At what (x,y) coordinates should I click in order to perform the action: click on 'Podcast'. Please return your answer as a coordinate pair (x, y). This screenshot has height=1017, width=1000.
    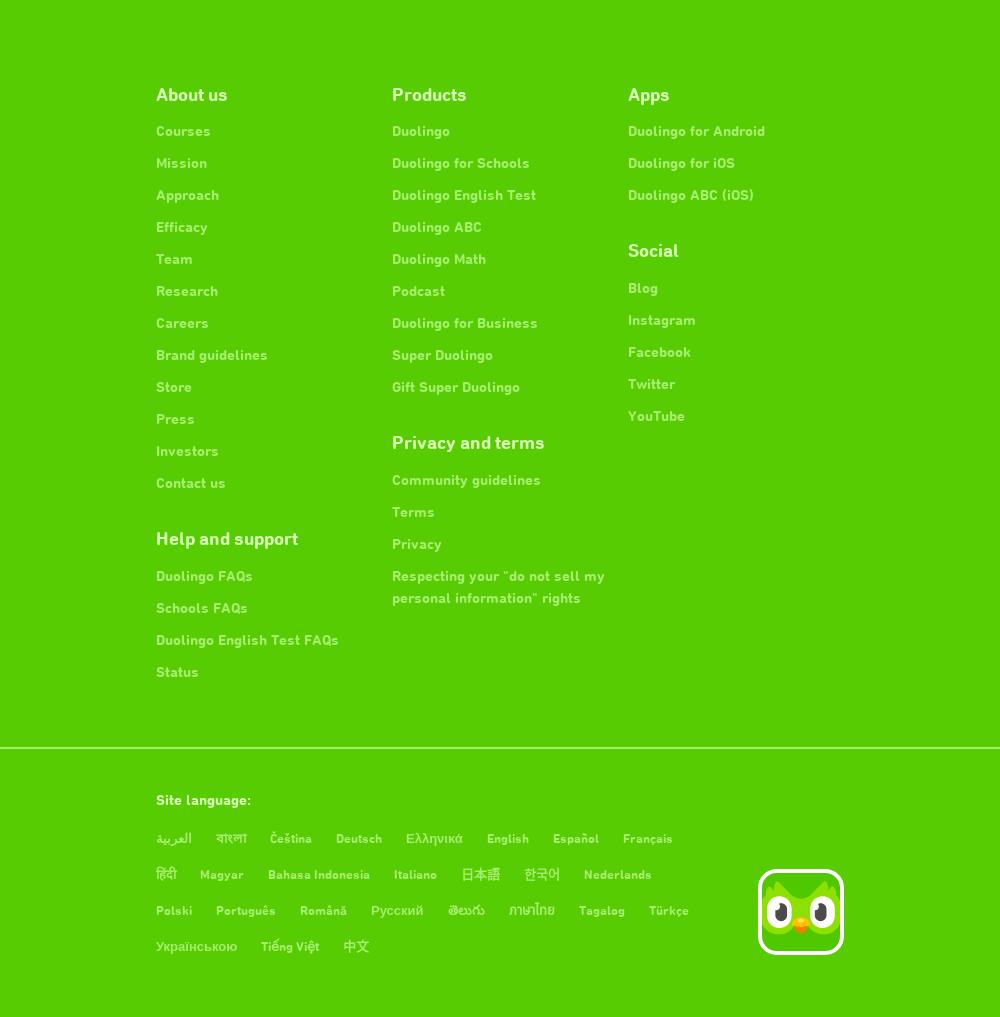
    Looking at the image, I should click on (418, 290).